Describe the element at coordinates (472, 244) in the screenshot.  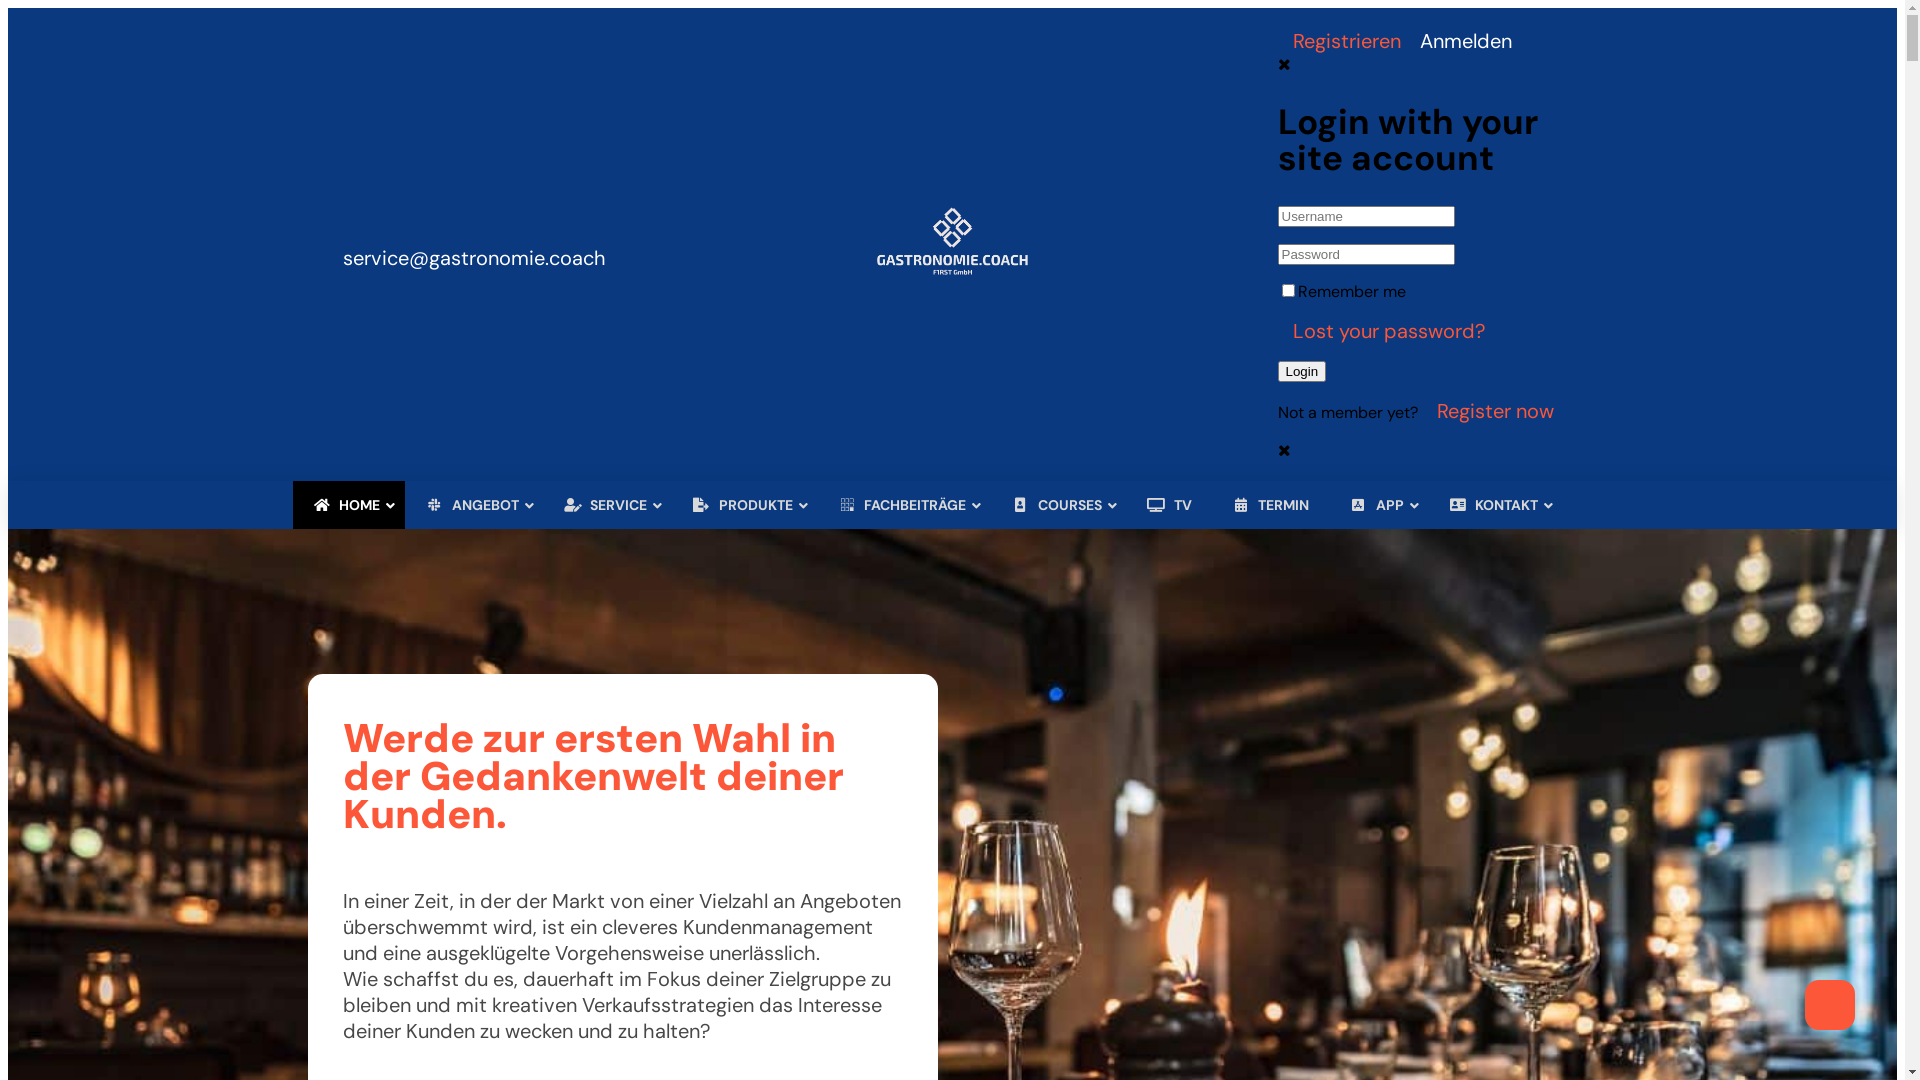
I see `'service@gastronomie.coach'` at that location.